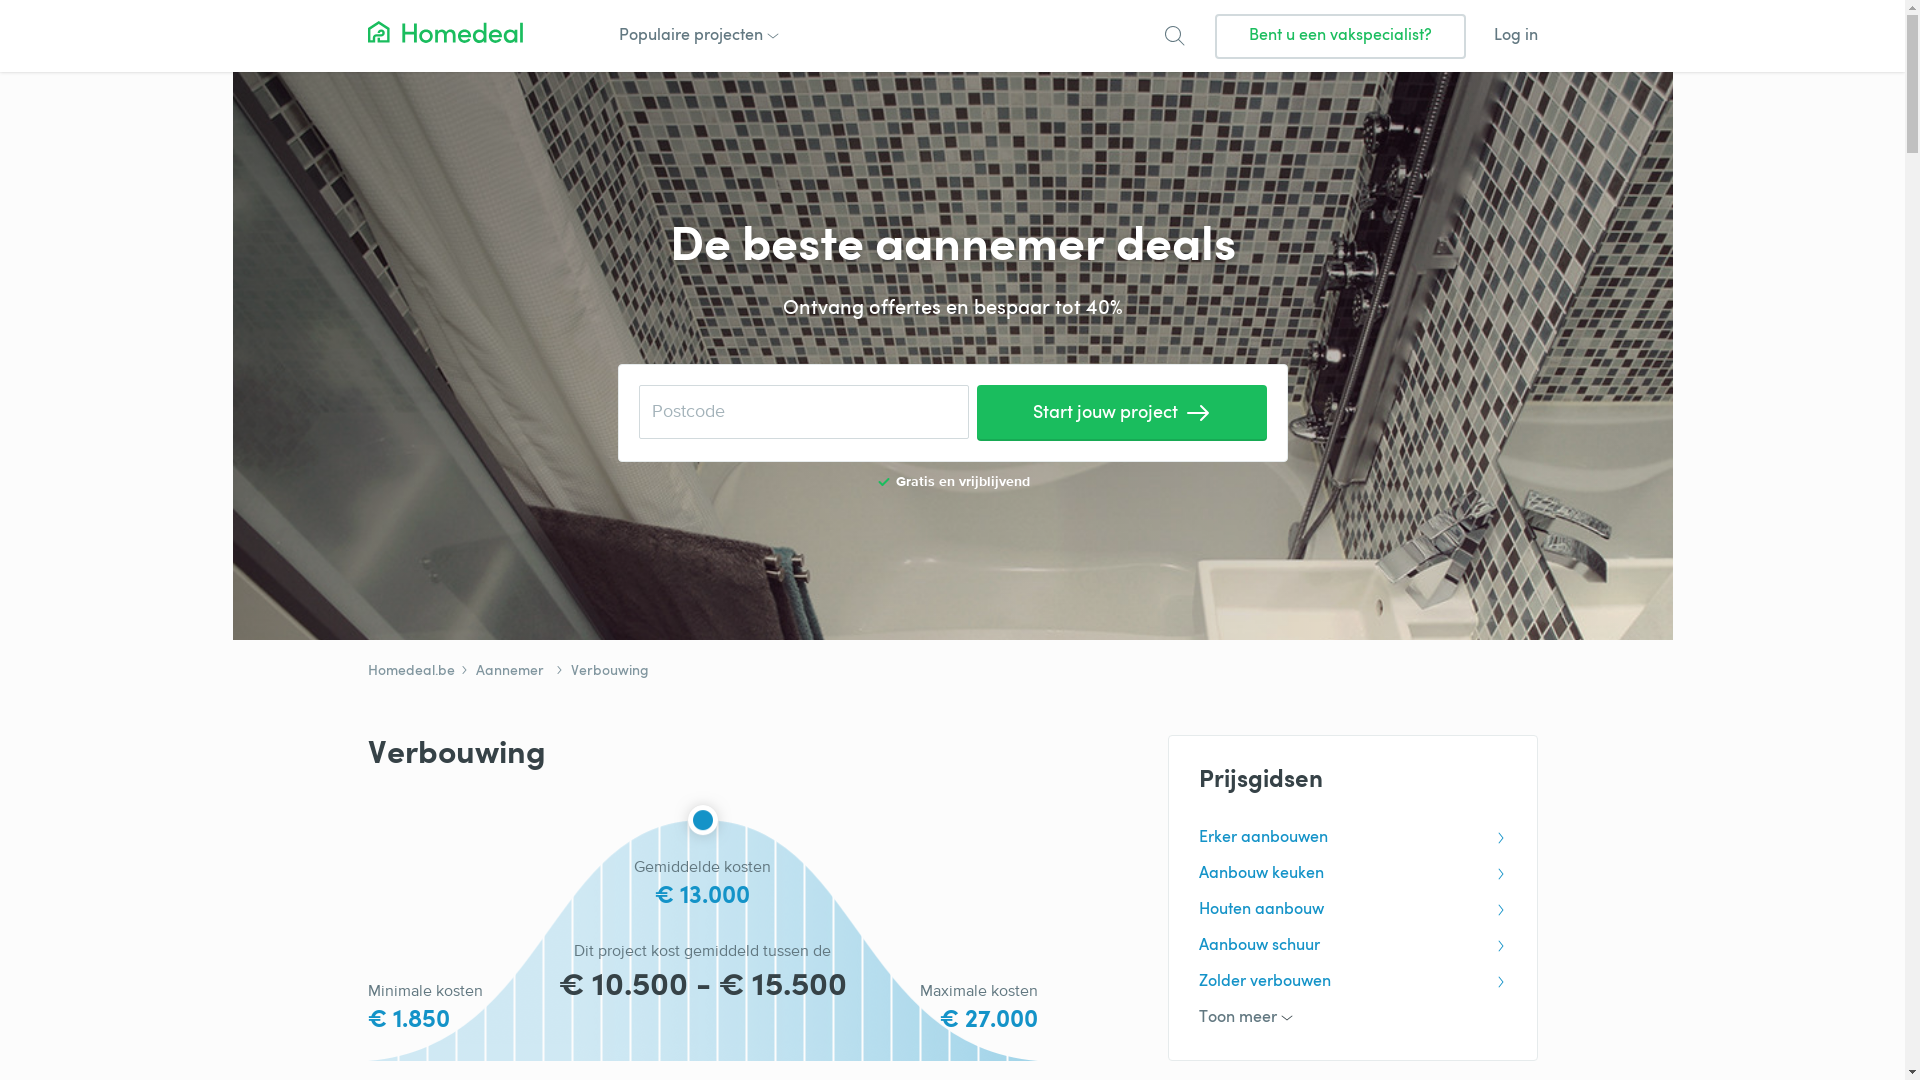  What do you see at coordinates (1352, 1018) in the screenshot?
I see `'Toon meer'` at bounding box center [1352, 1018].